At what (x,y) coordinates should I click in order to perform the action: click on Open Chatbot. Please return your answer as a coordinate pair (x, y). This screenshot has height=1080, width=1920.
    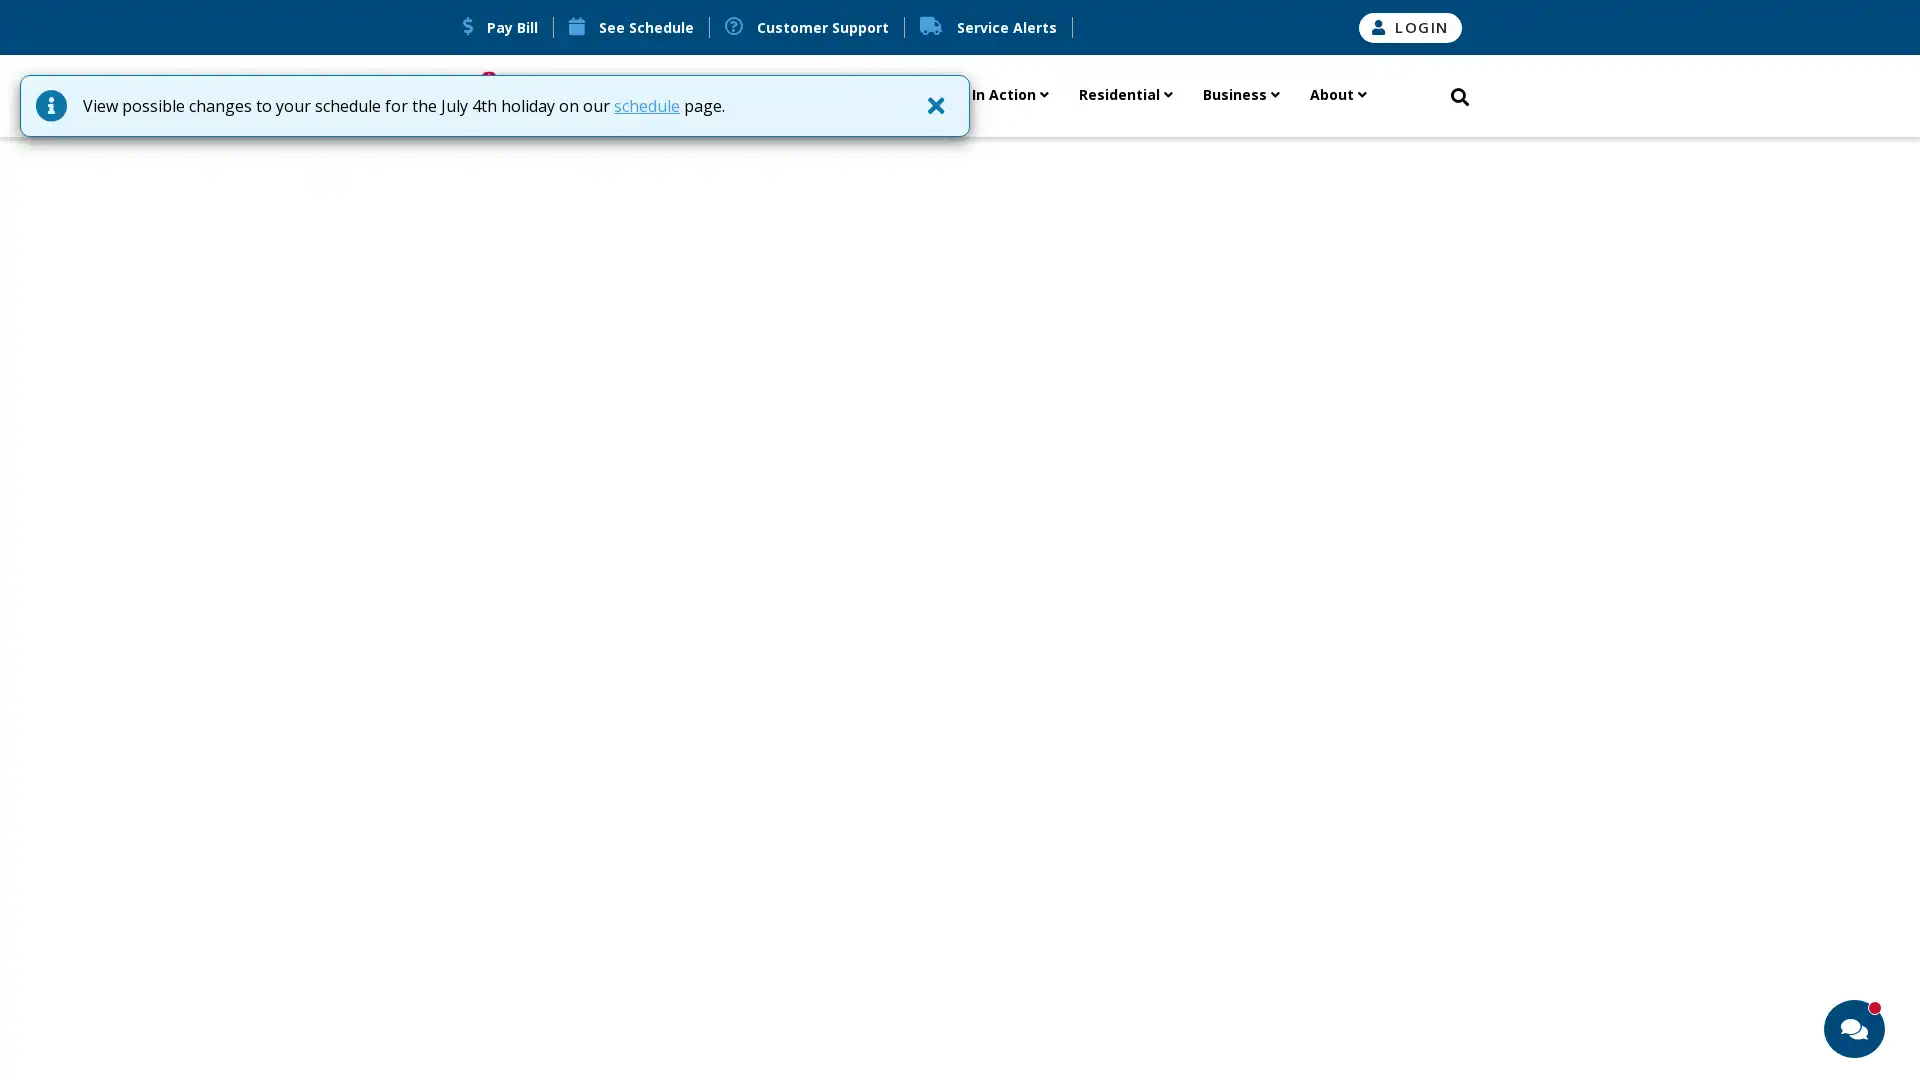
    Looking at the image, I should click on (1853, 1029).